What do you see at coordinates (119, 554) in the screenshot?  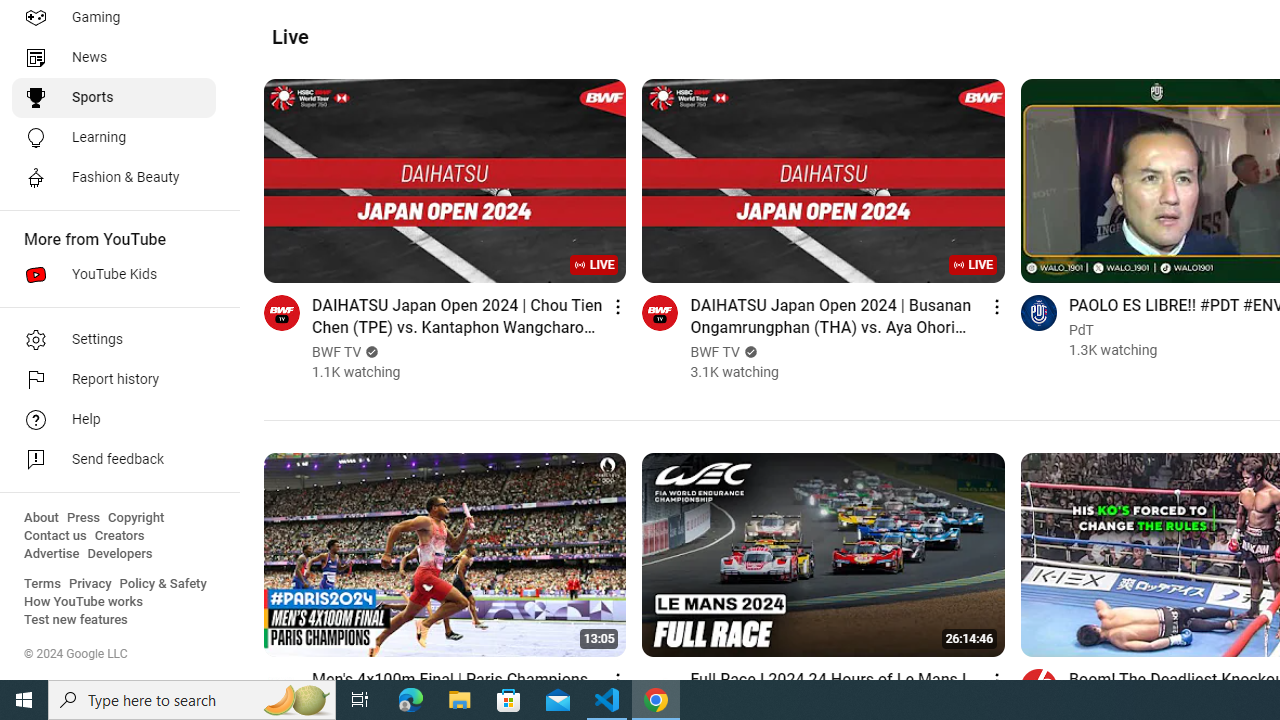 I see `'Developers'` at bounding box center [119, 554].